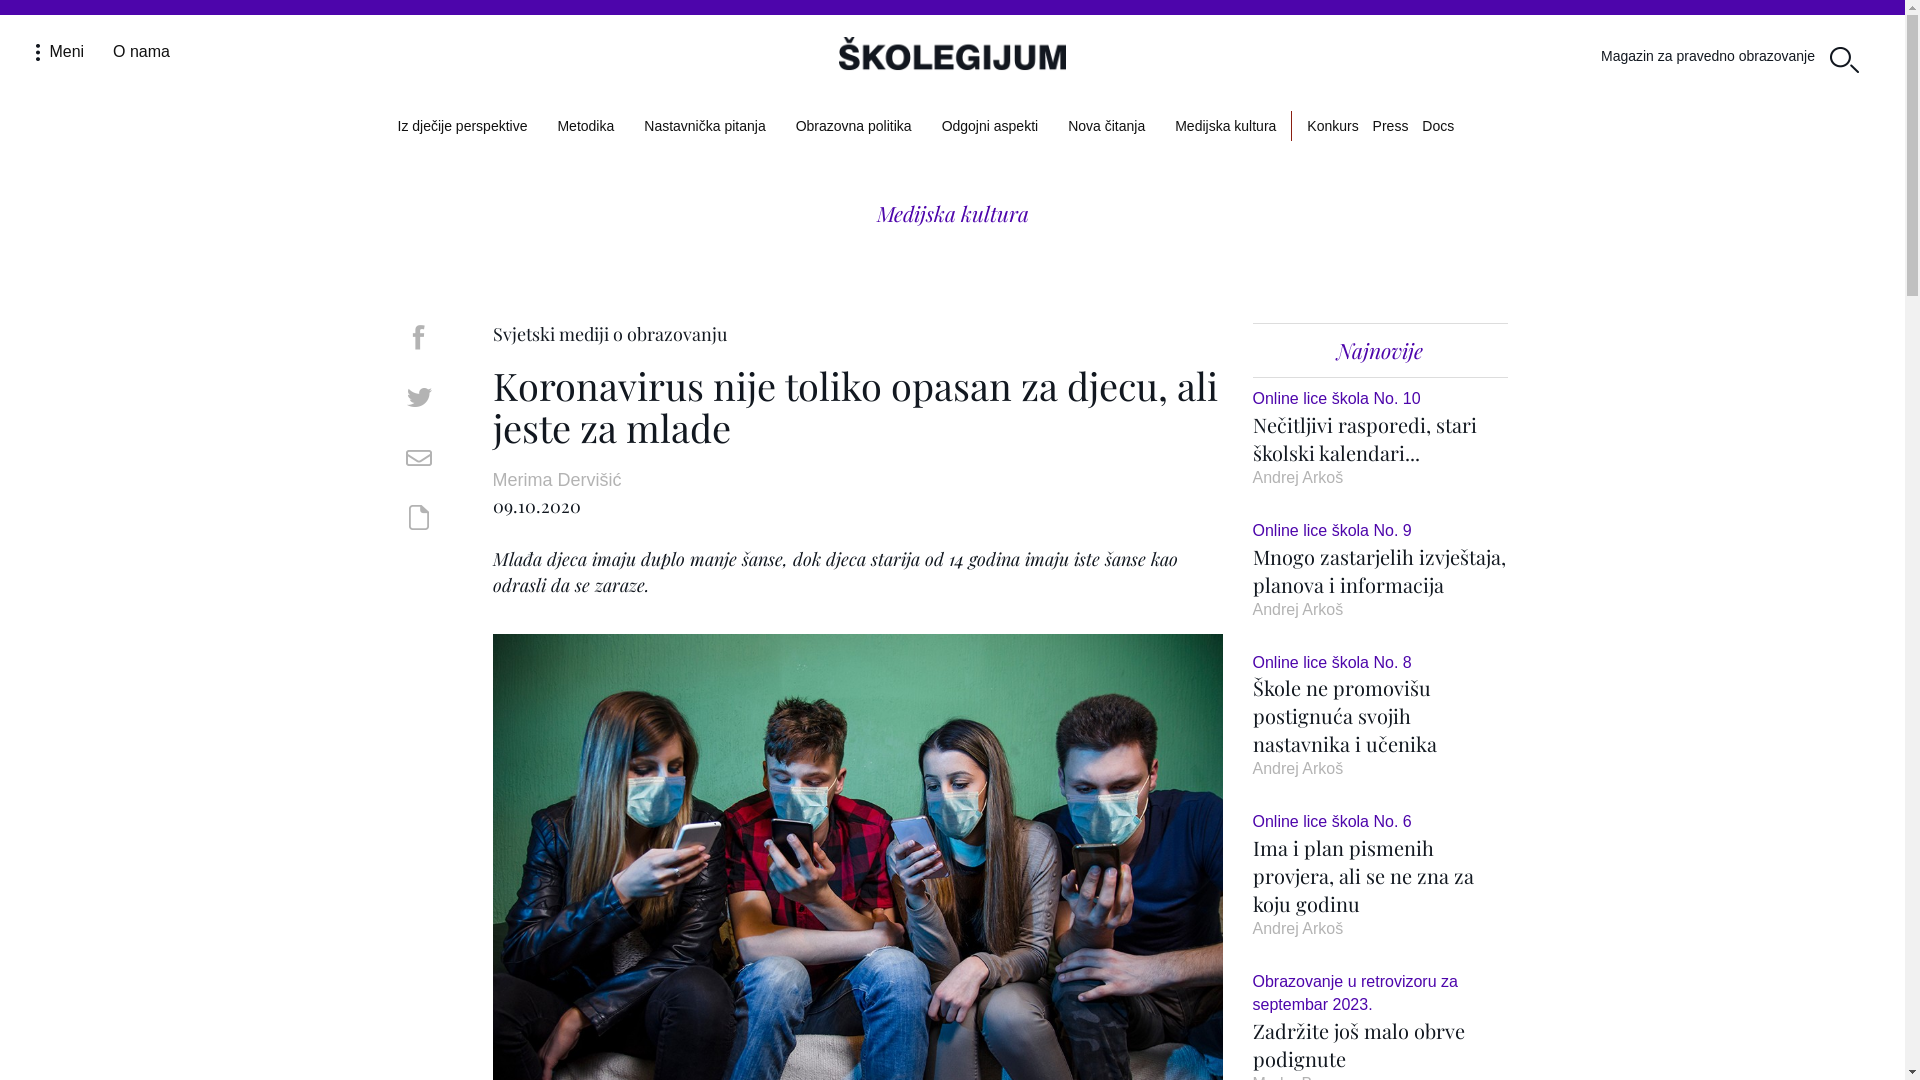  Describe the element at coordinates (1437, 126) in the screenshot. I see `'Docs'` at that location.